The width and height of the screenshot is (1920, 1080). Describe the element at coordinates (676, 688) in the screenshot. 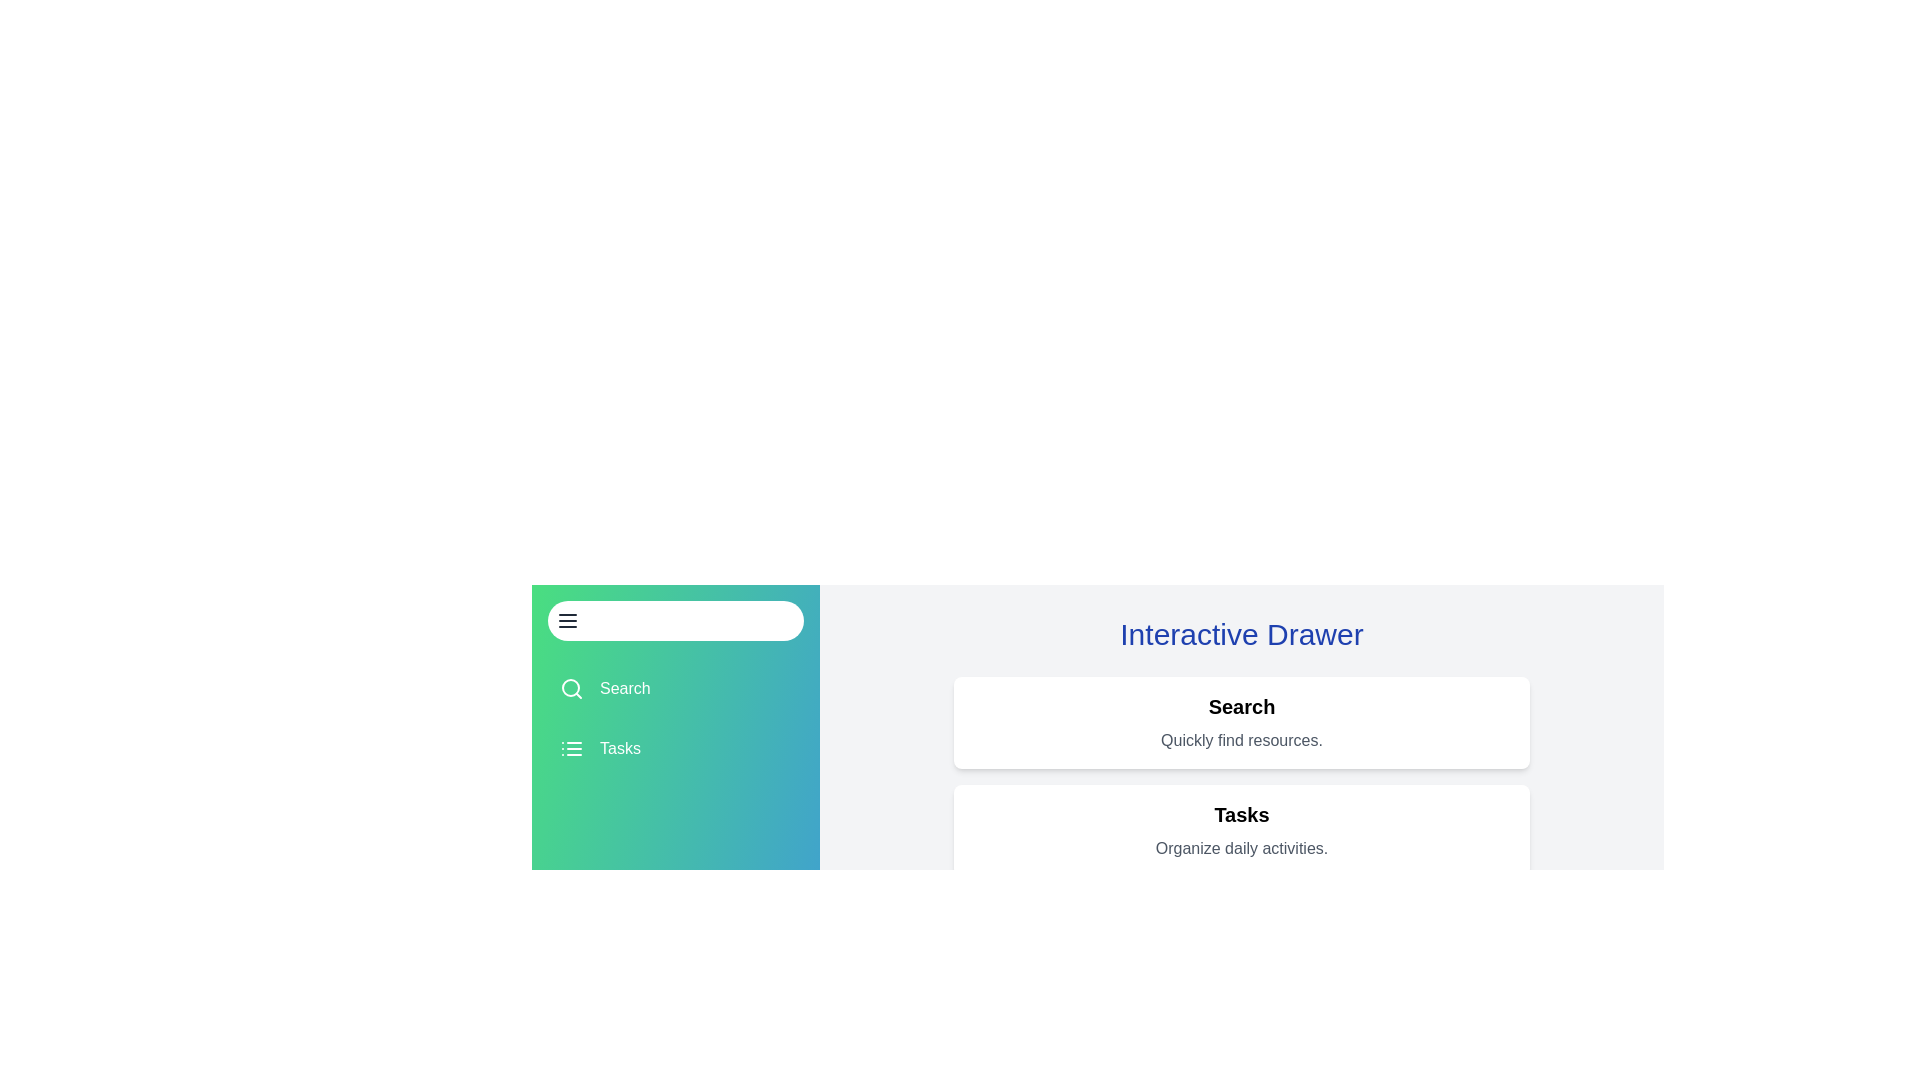

I see `the drawer item Search to observe interaction feedback` at that location.